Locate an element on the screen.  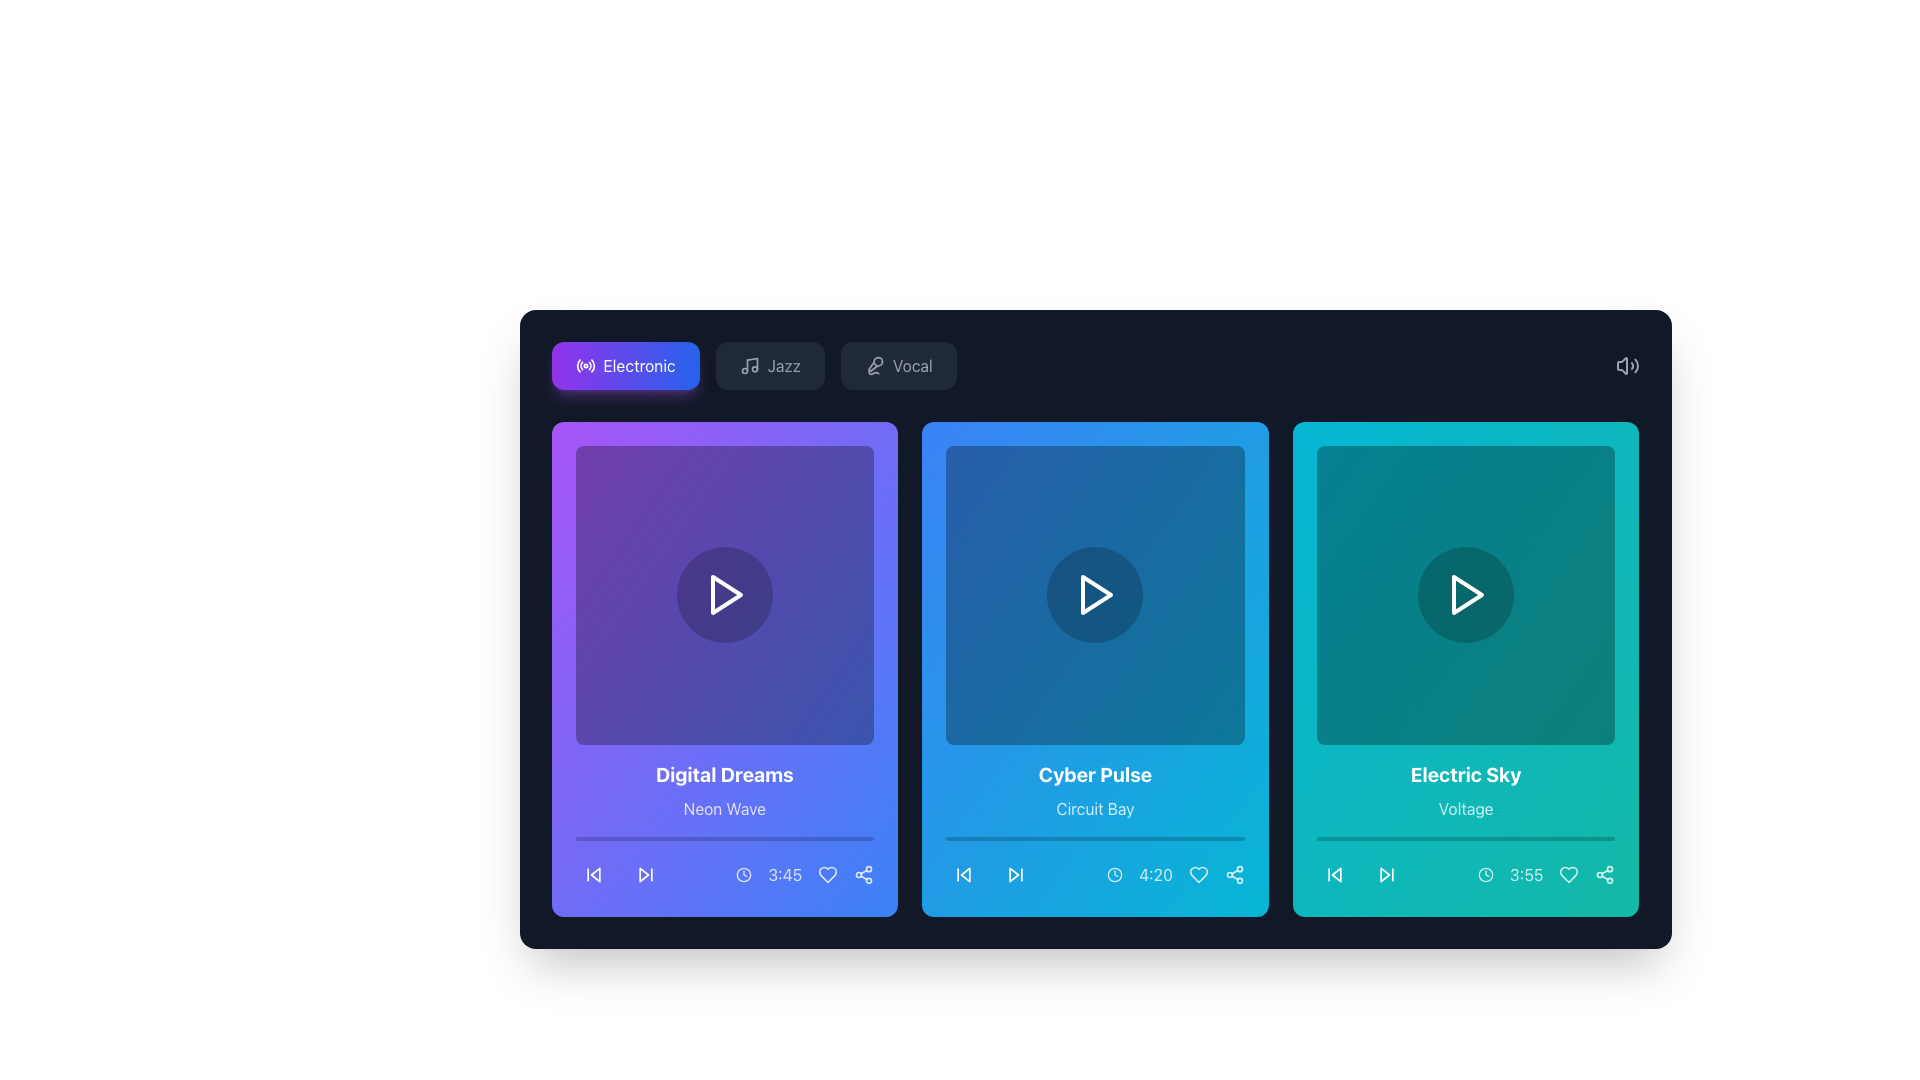
the circular clock icon with a minimalist design located within the 'Cyber Pulse' card, positioned to the immediate left of the text '4:20' is located at coordinates (1114, 873).